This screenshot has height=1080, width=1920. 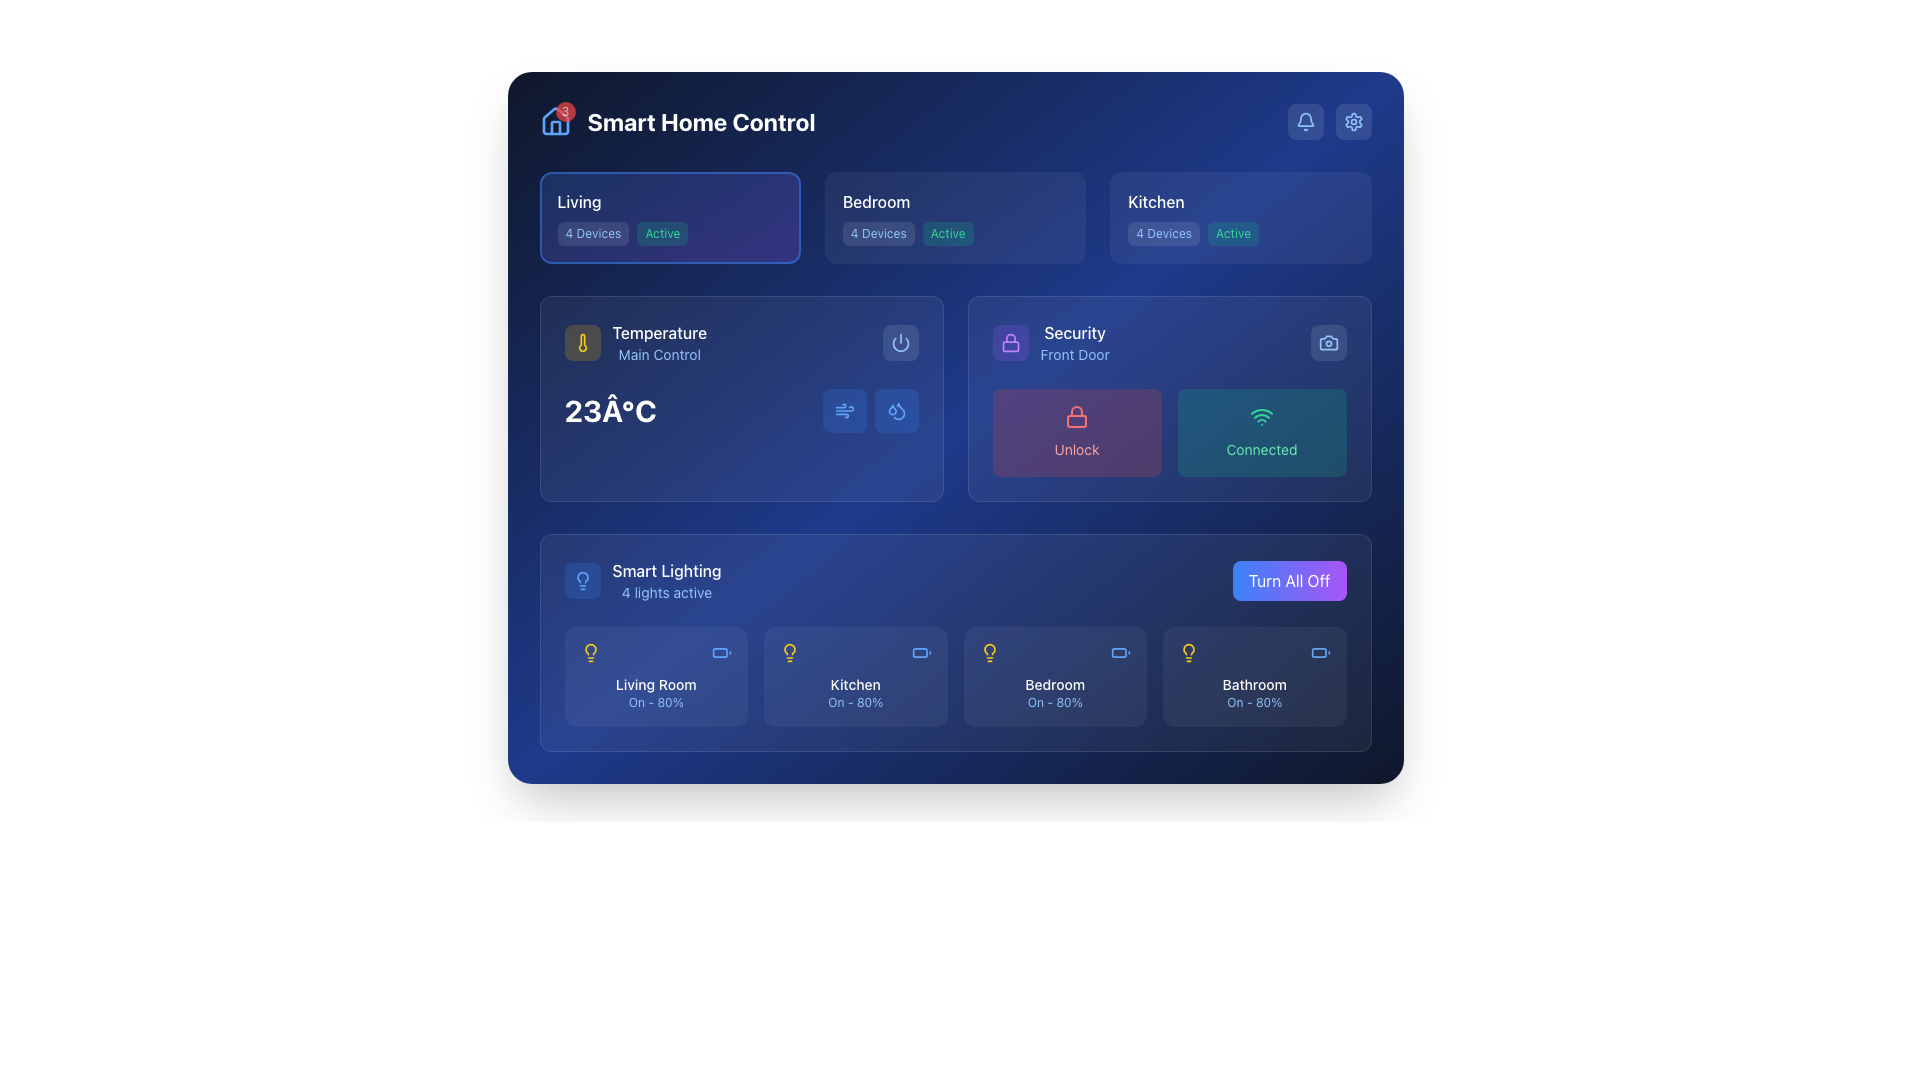 What do you see at coordinates (659, 342) in the screenshot?
I see `the label that provides the section title for the temperature control functionality in the smart home interface, located in the 'Temperature Main Control' panel, to the right of a yellow thermometer icon` at bounding box center [659, 342].